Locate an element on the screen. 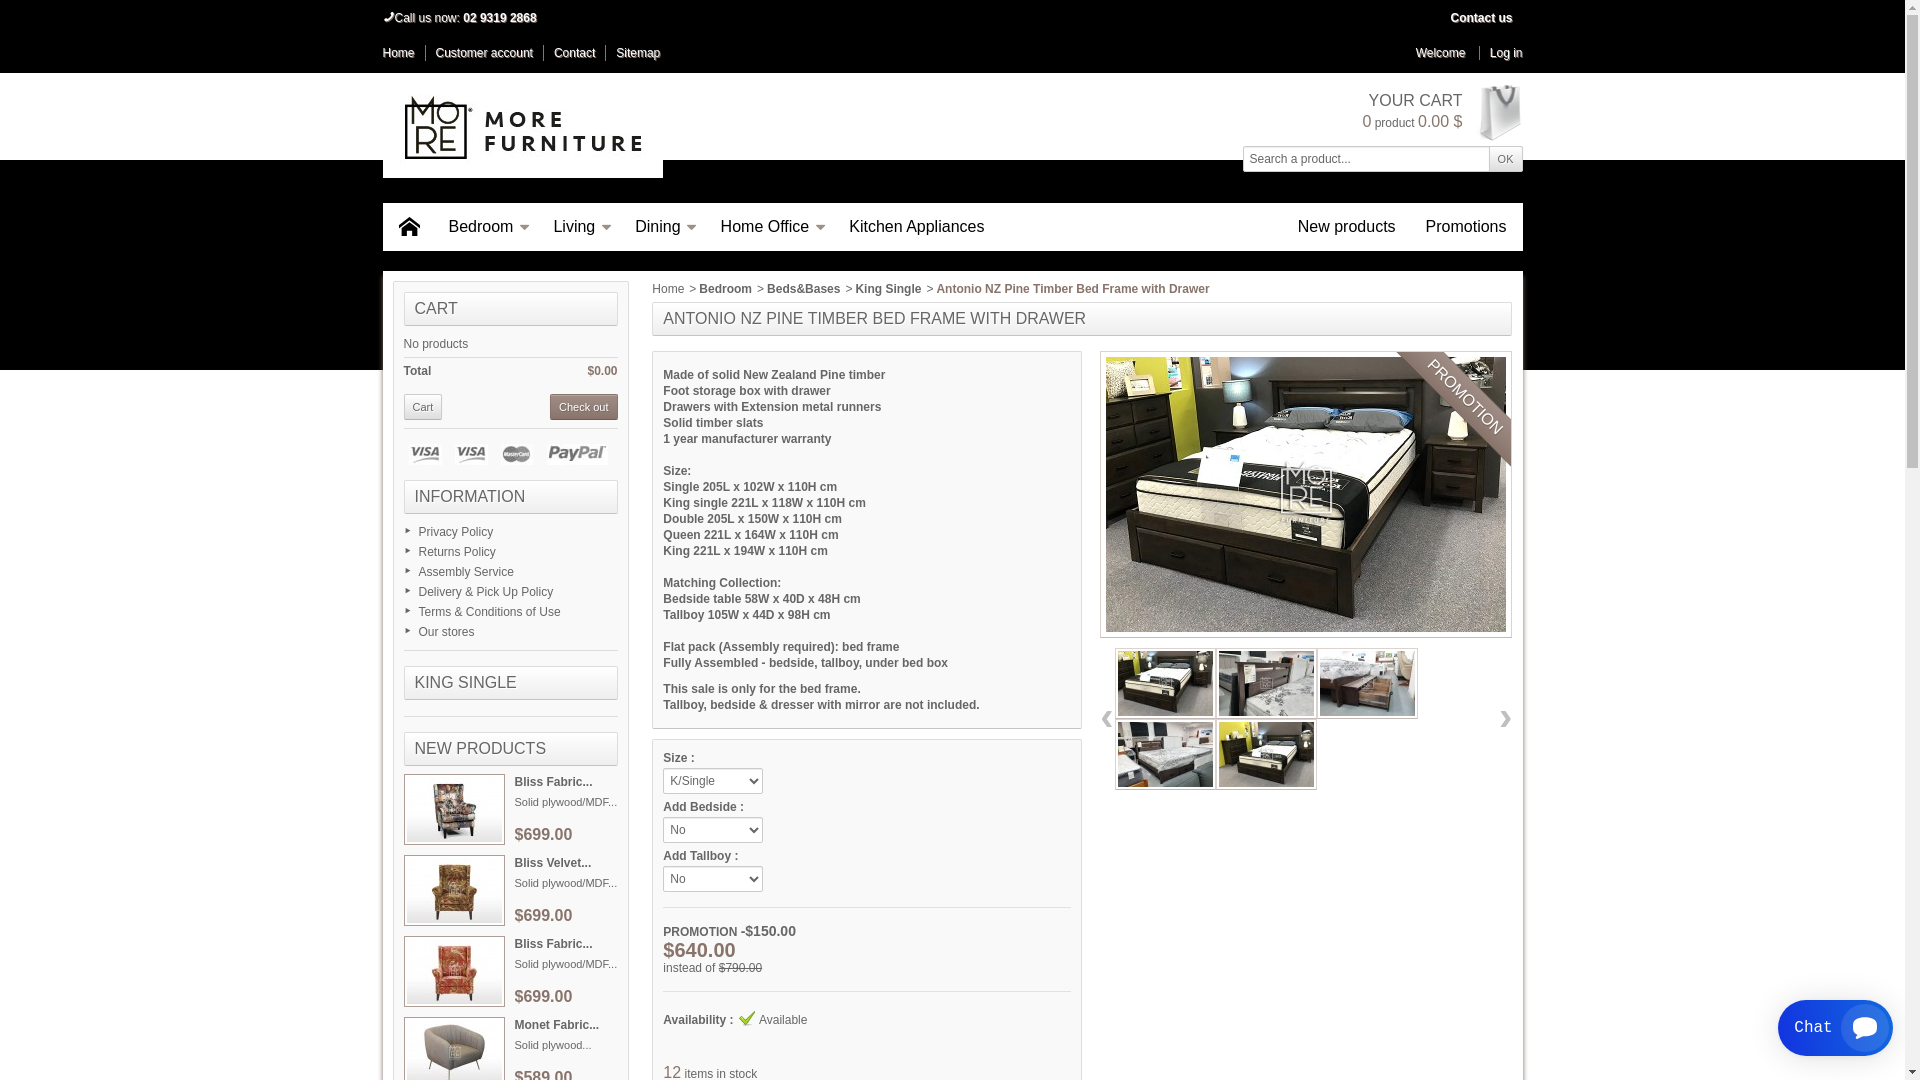 The image size is (1920, 1080). 'Smartsupp widget button' is located at coordinates (1835, 1028).